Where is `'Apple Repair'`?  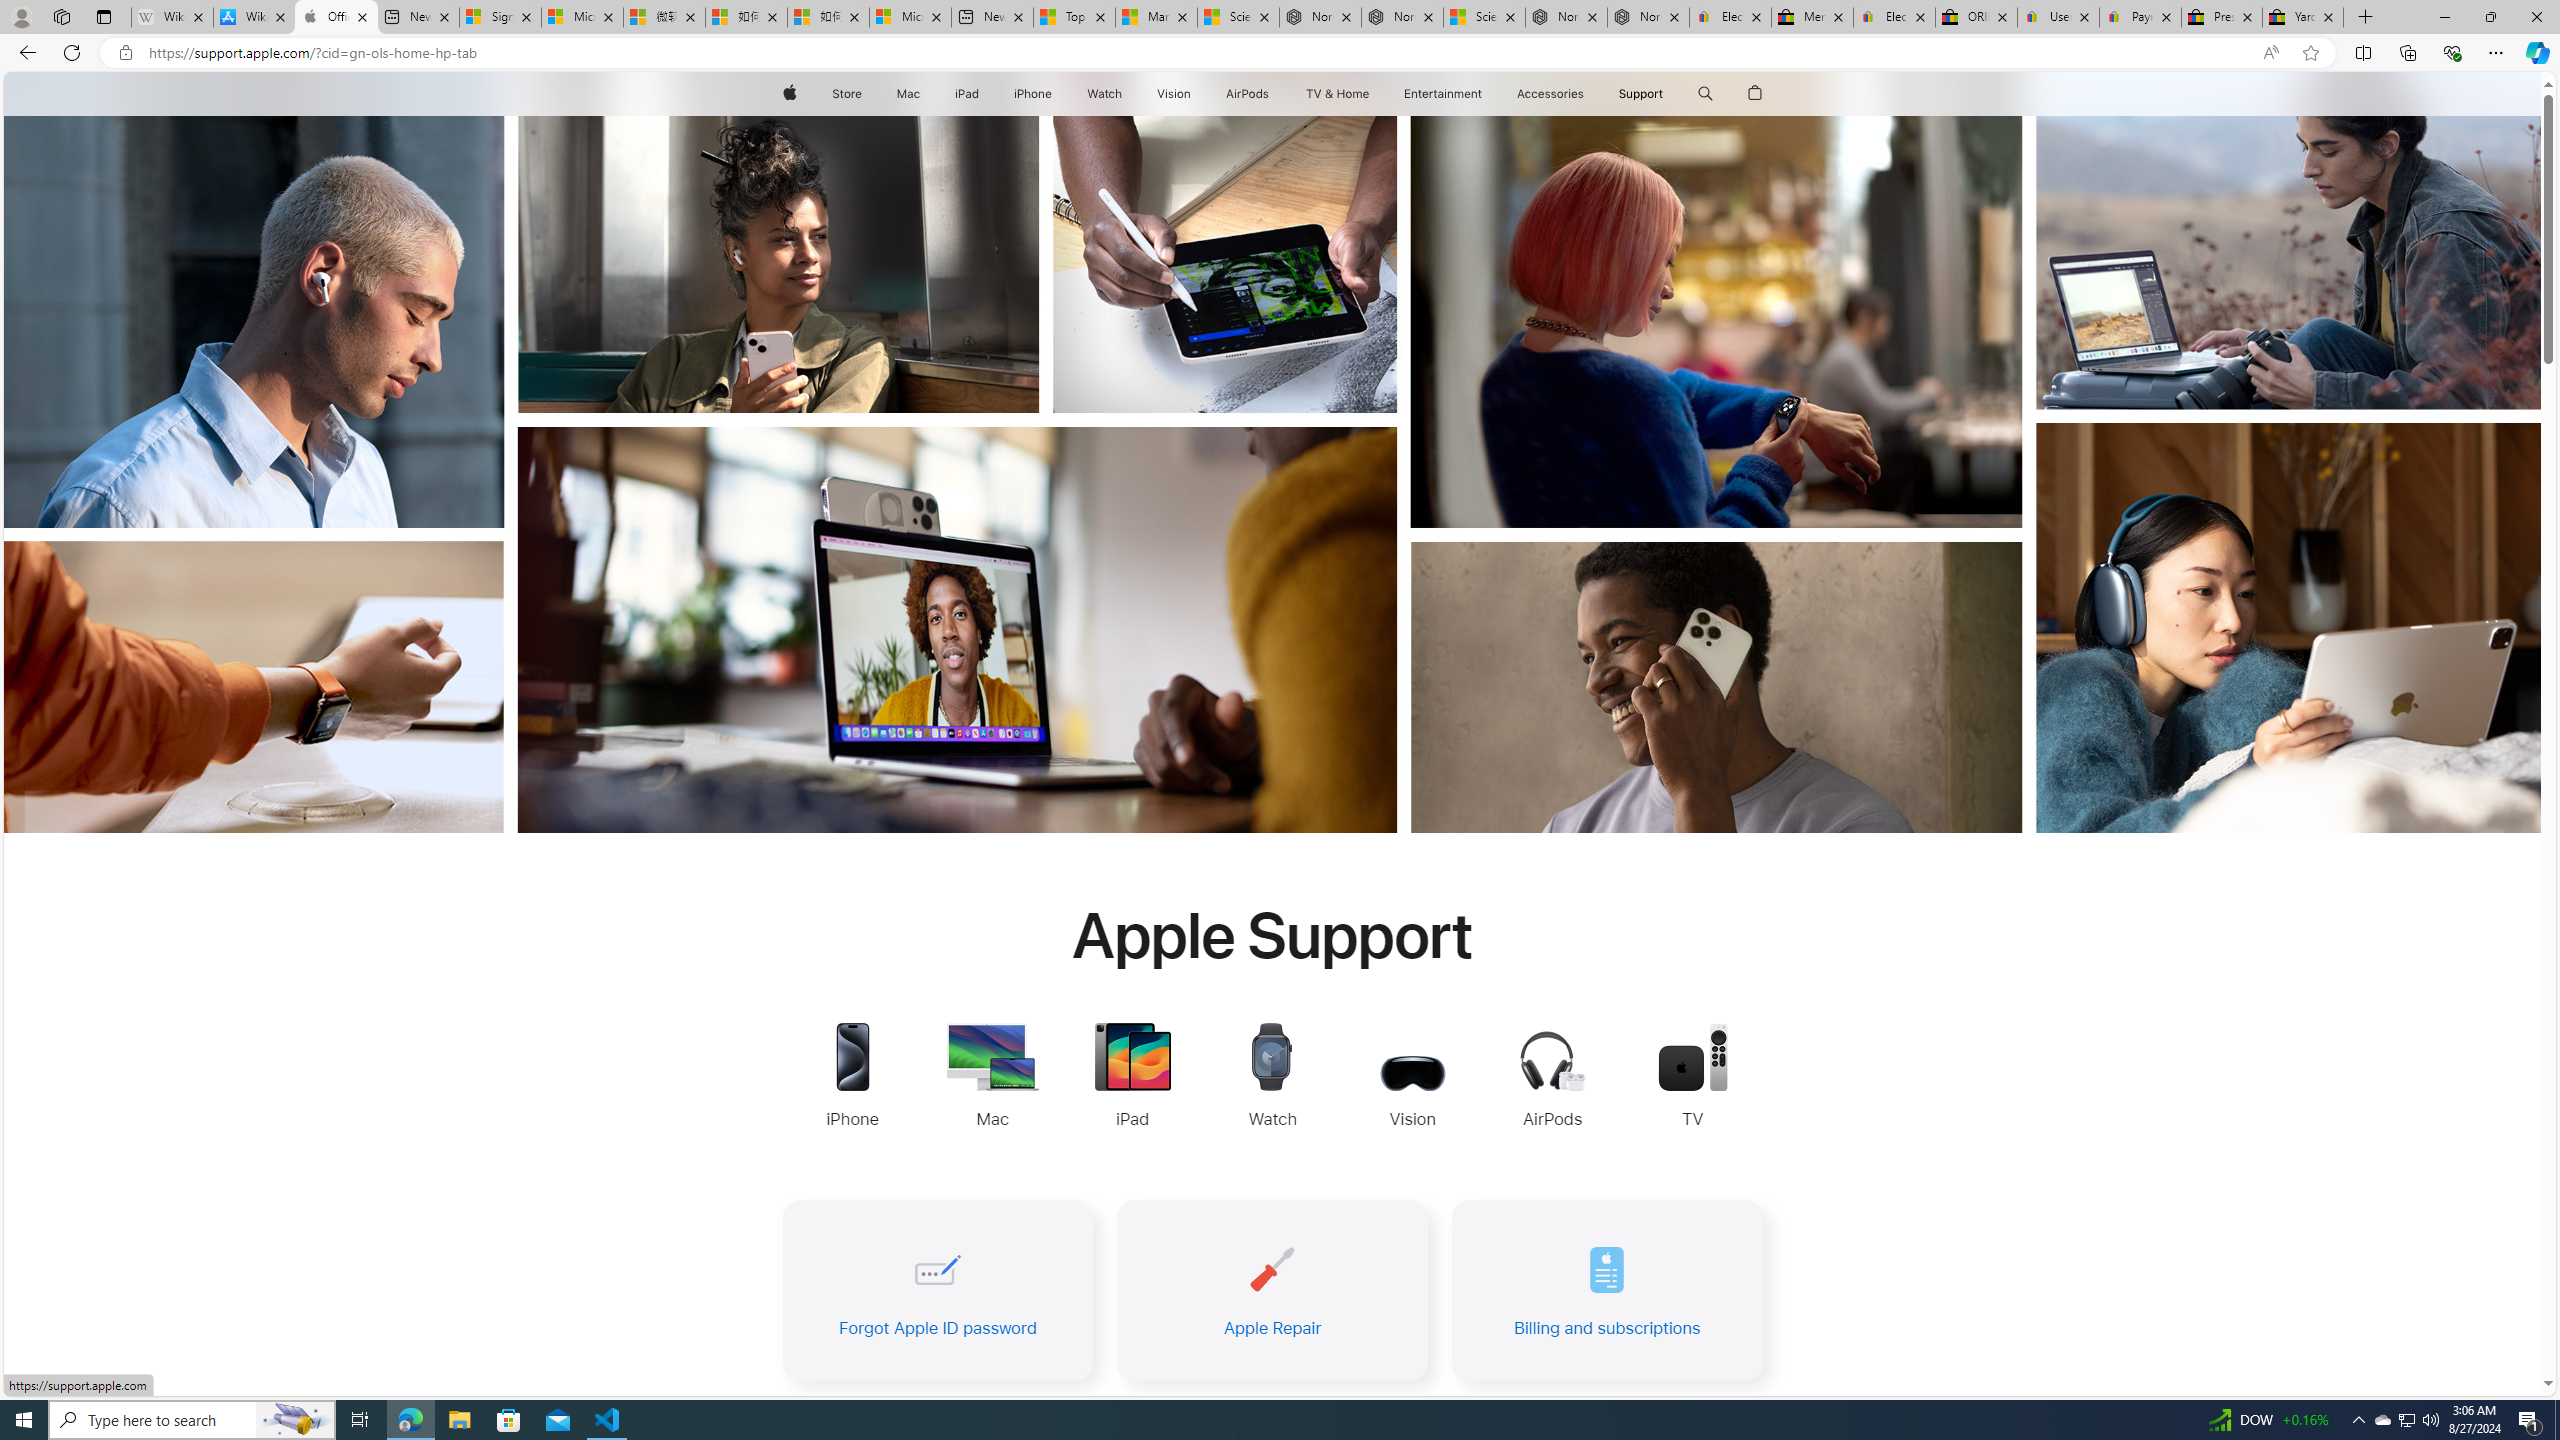
'Apple Repair' is located at coordinates (1271, 1290).